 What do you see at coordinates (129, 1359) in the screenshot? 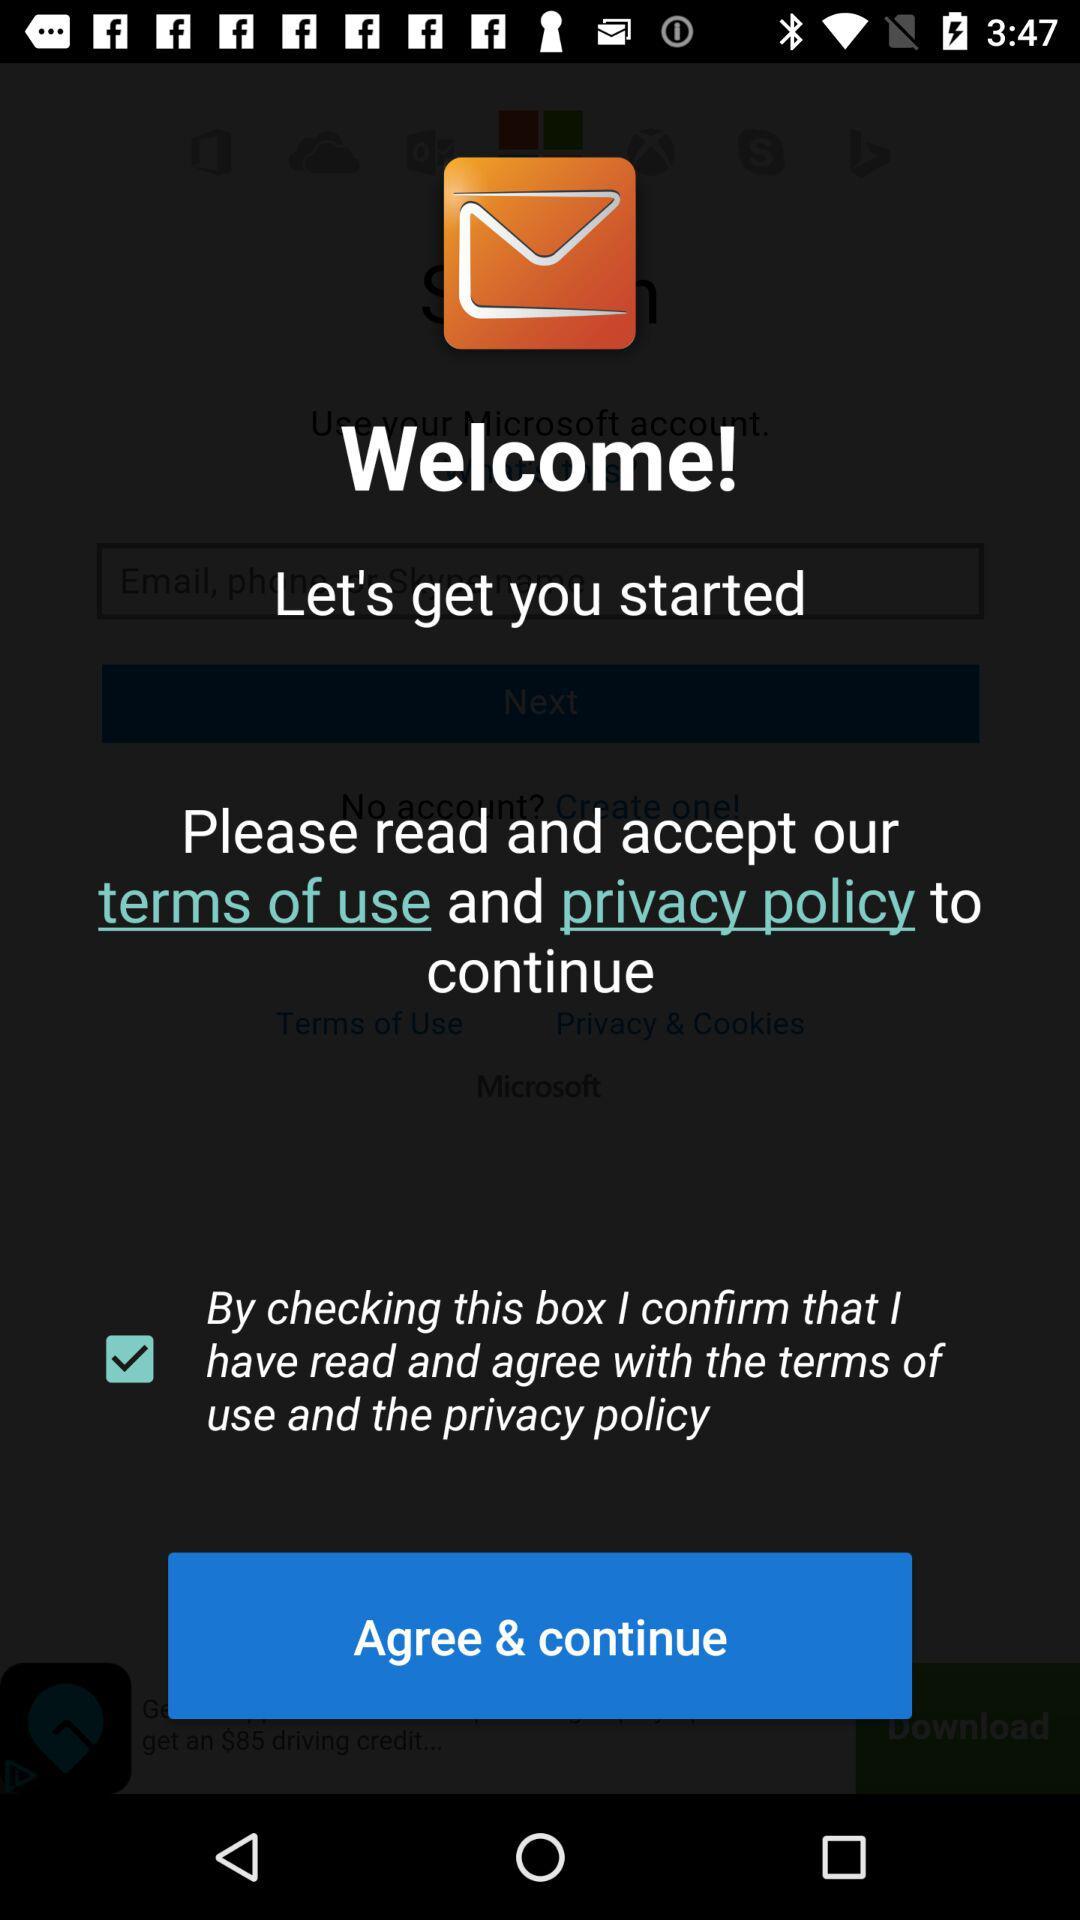
I see `the item next to by checking this` at bounding box center [129, 1359].